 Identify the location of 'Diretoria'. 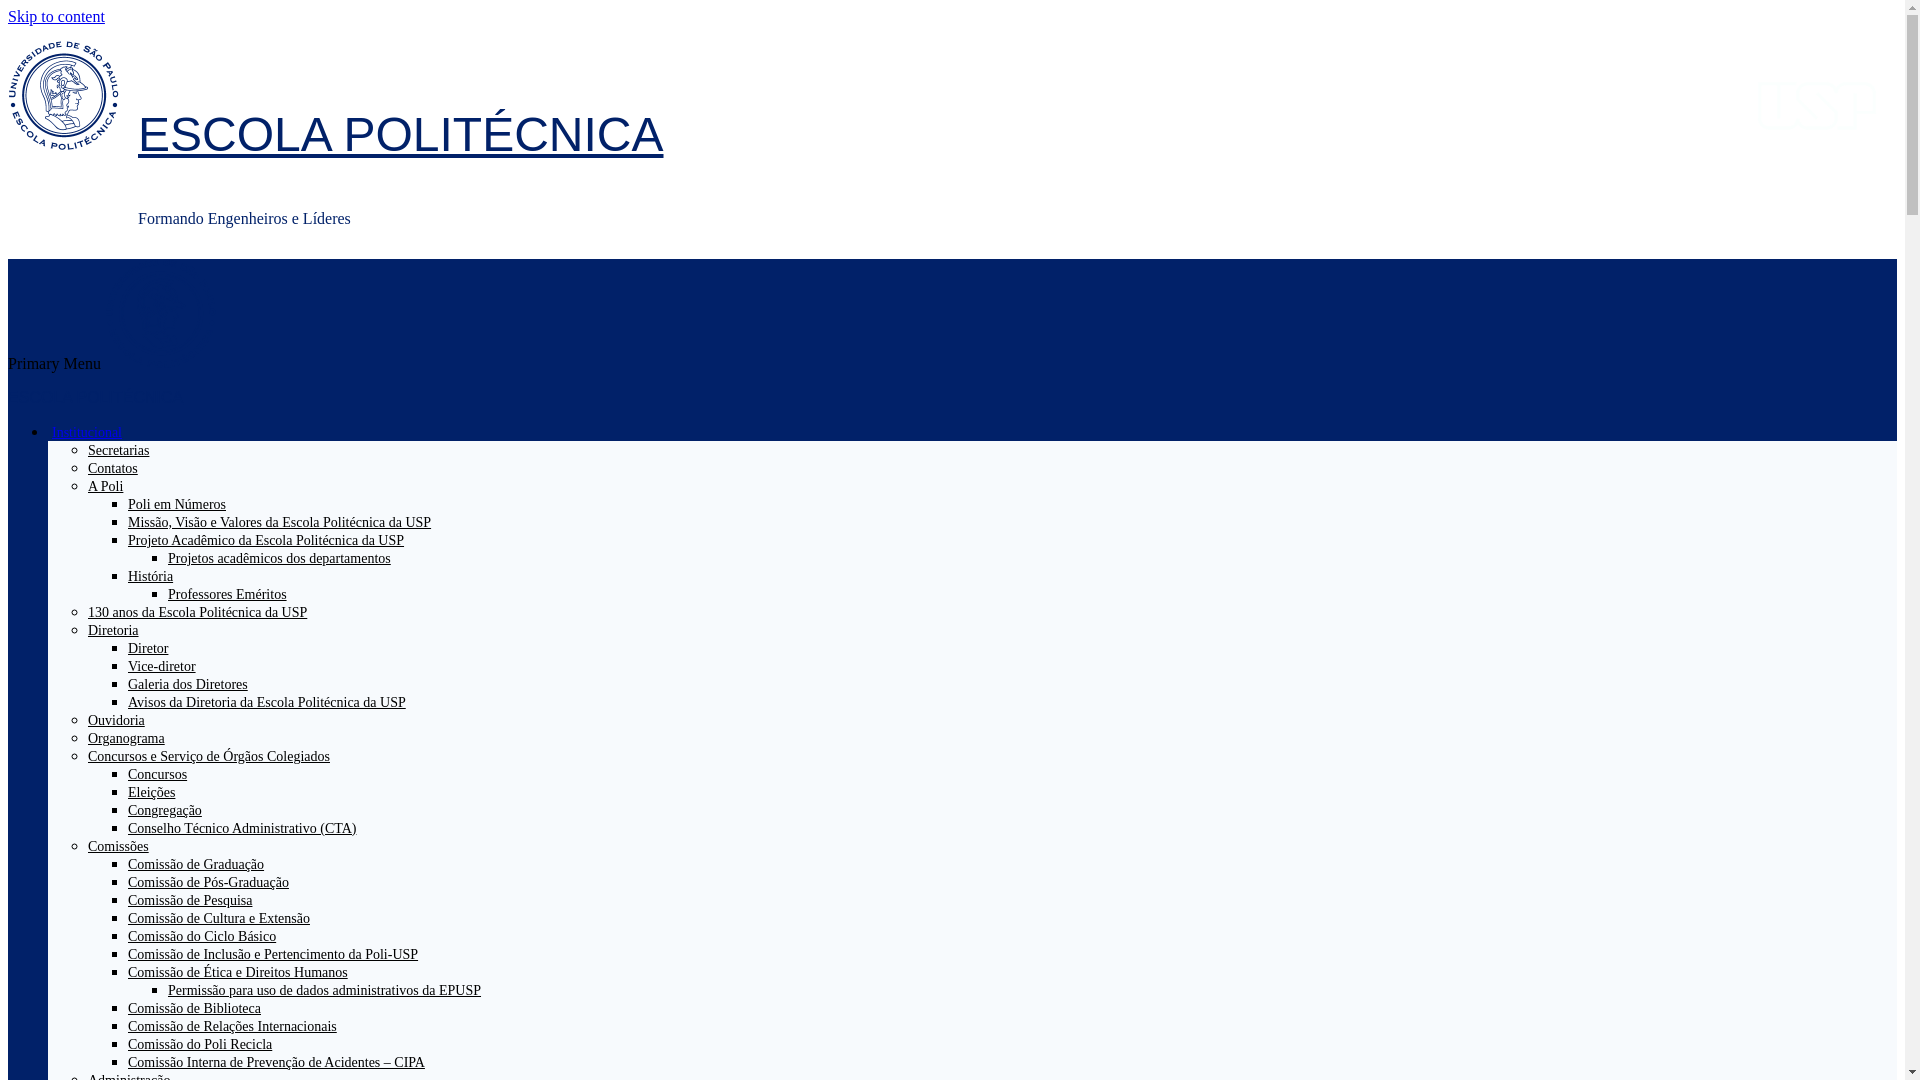
(120, 630).